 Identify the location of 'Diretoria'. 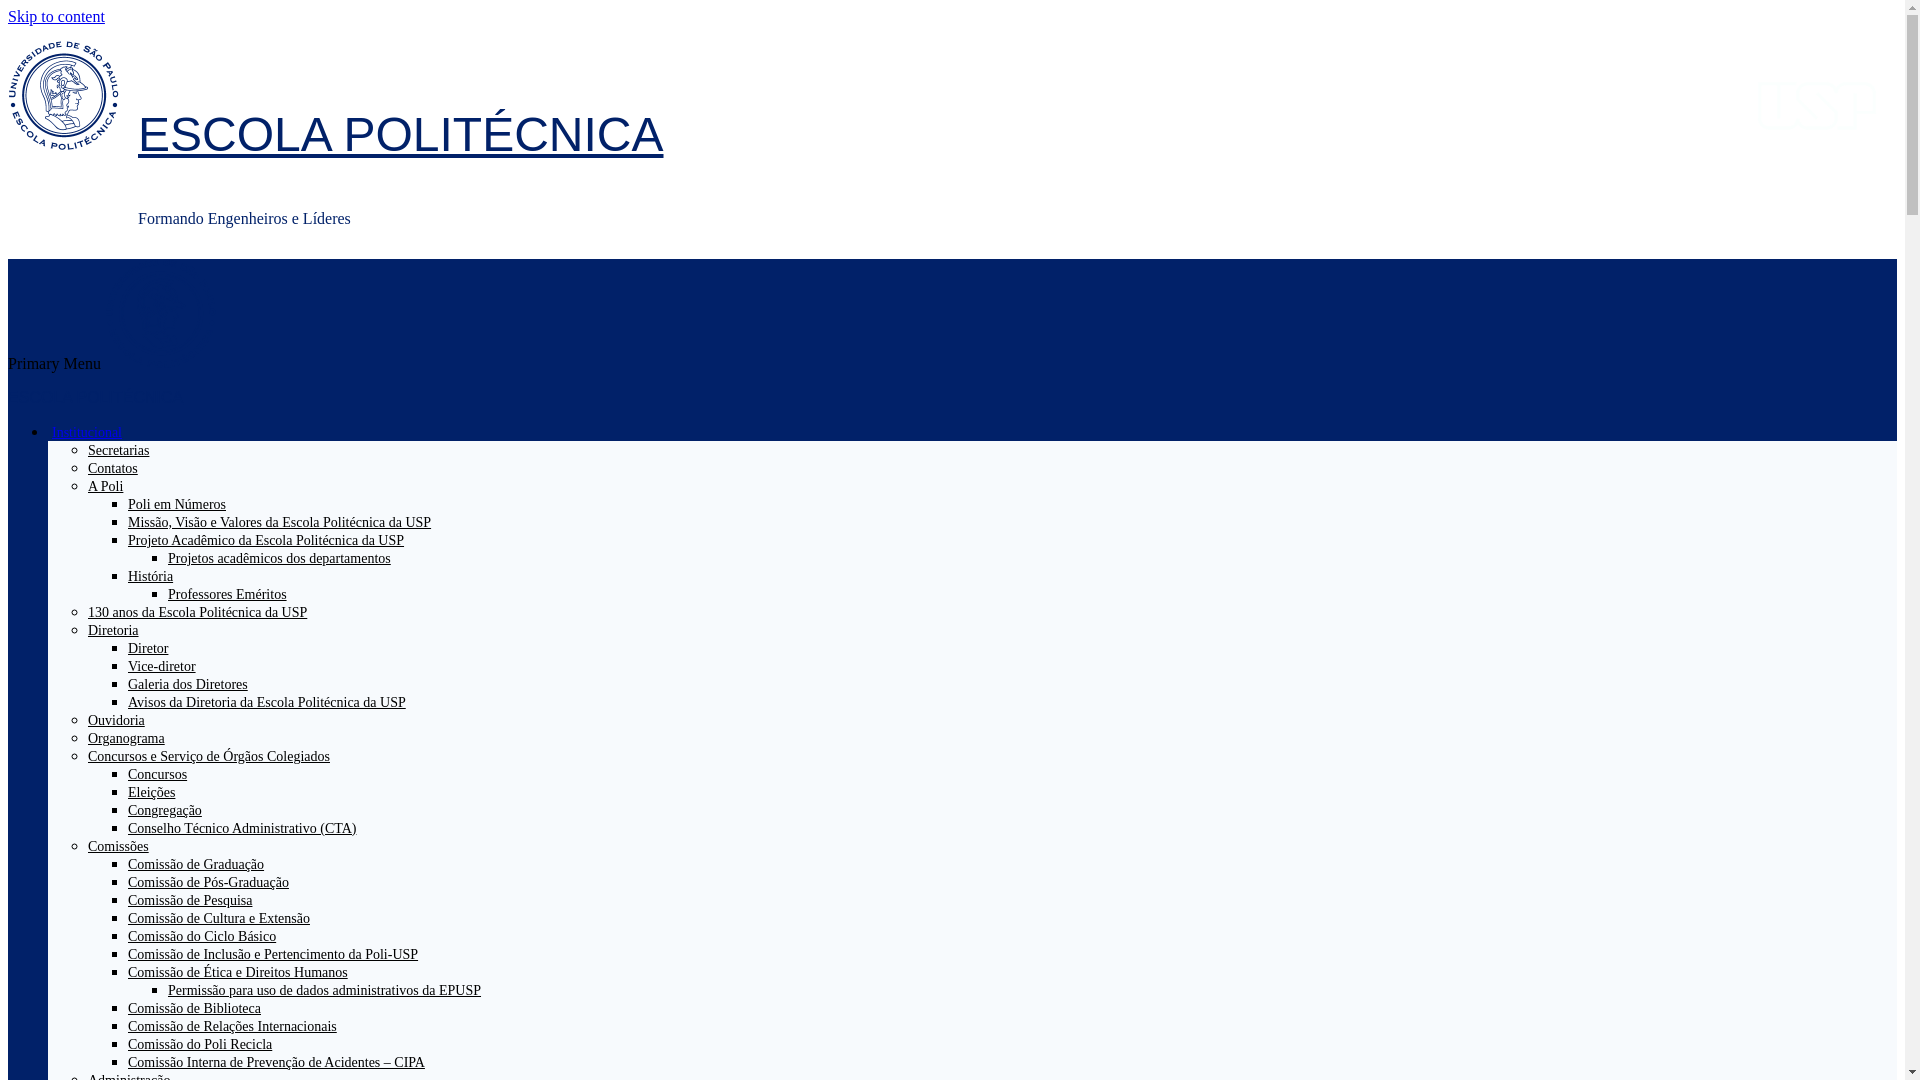
(120, 630).